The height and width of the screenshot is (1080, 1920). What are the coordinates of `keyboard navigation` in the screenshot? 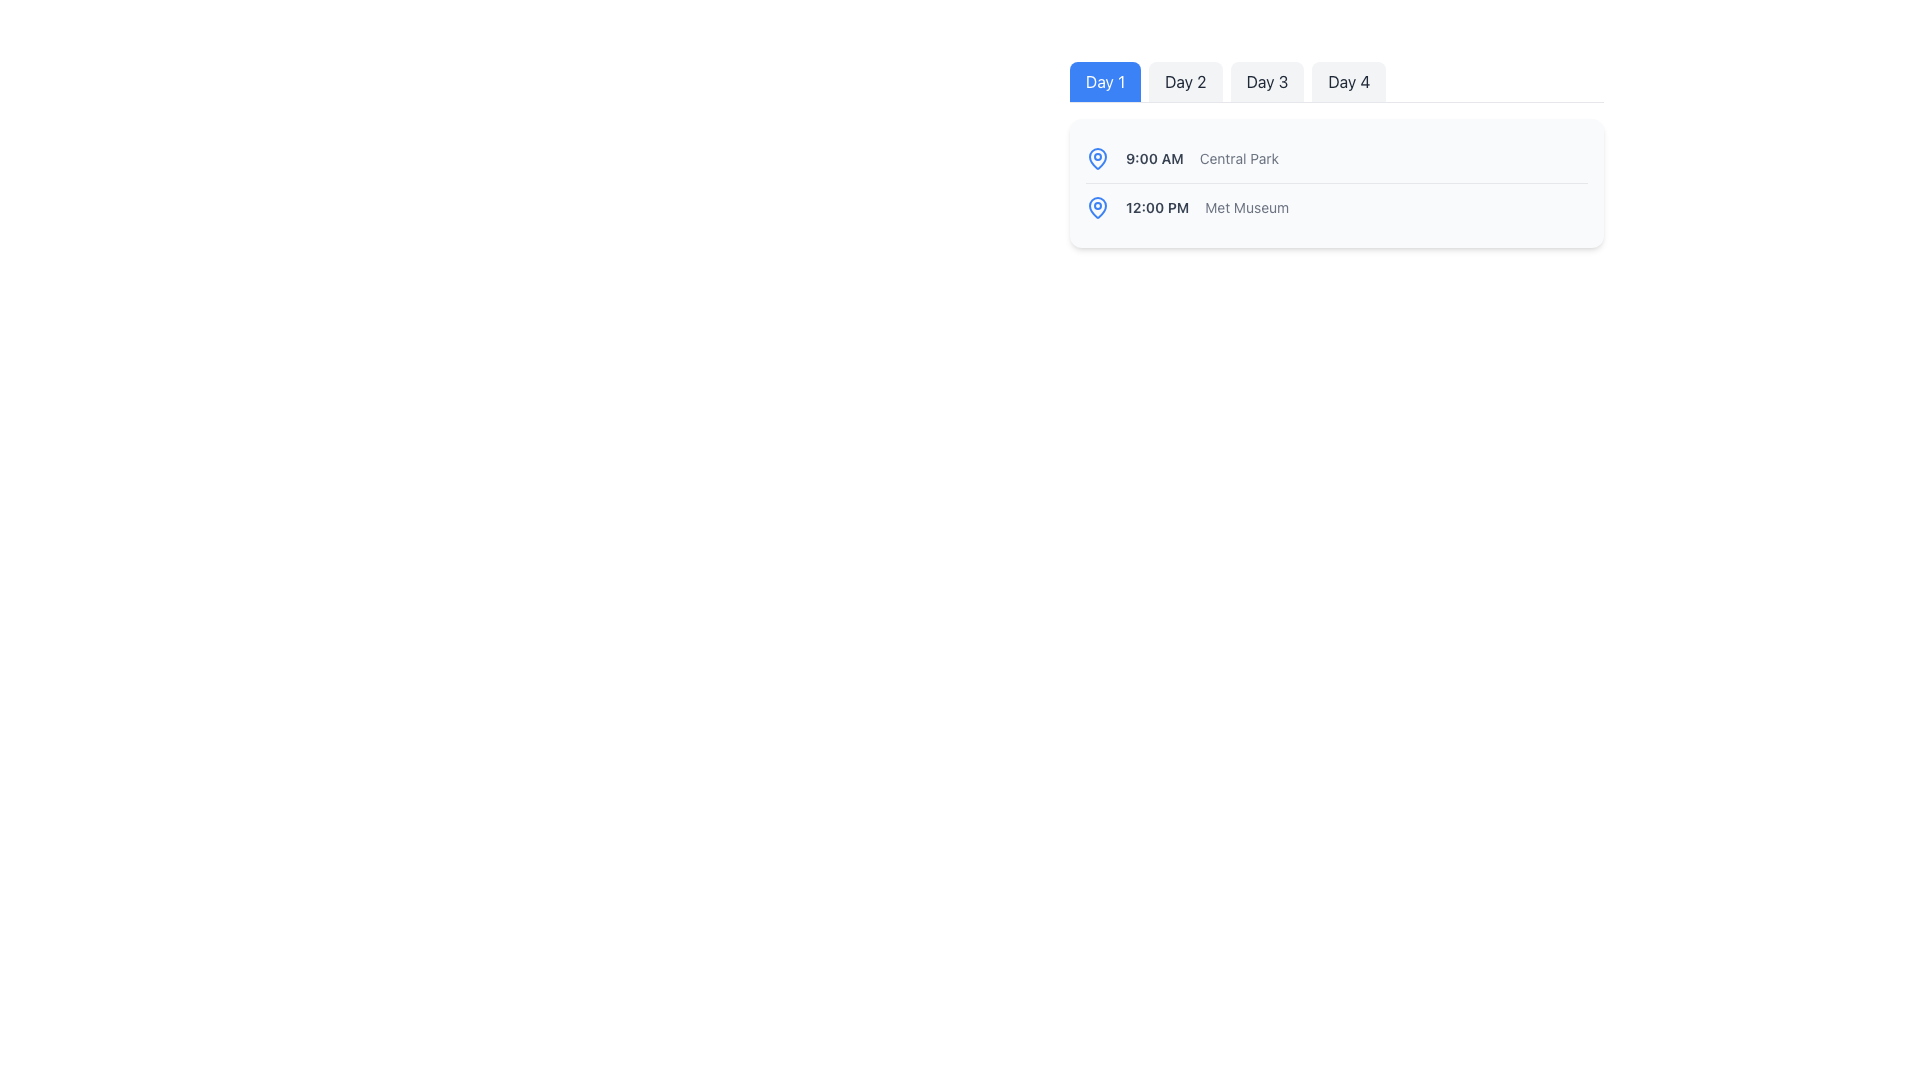 It's located at (1266, 80).